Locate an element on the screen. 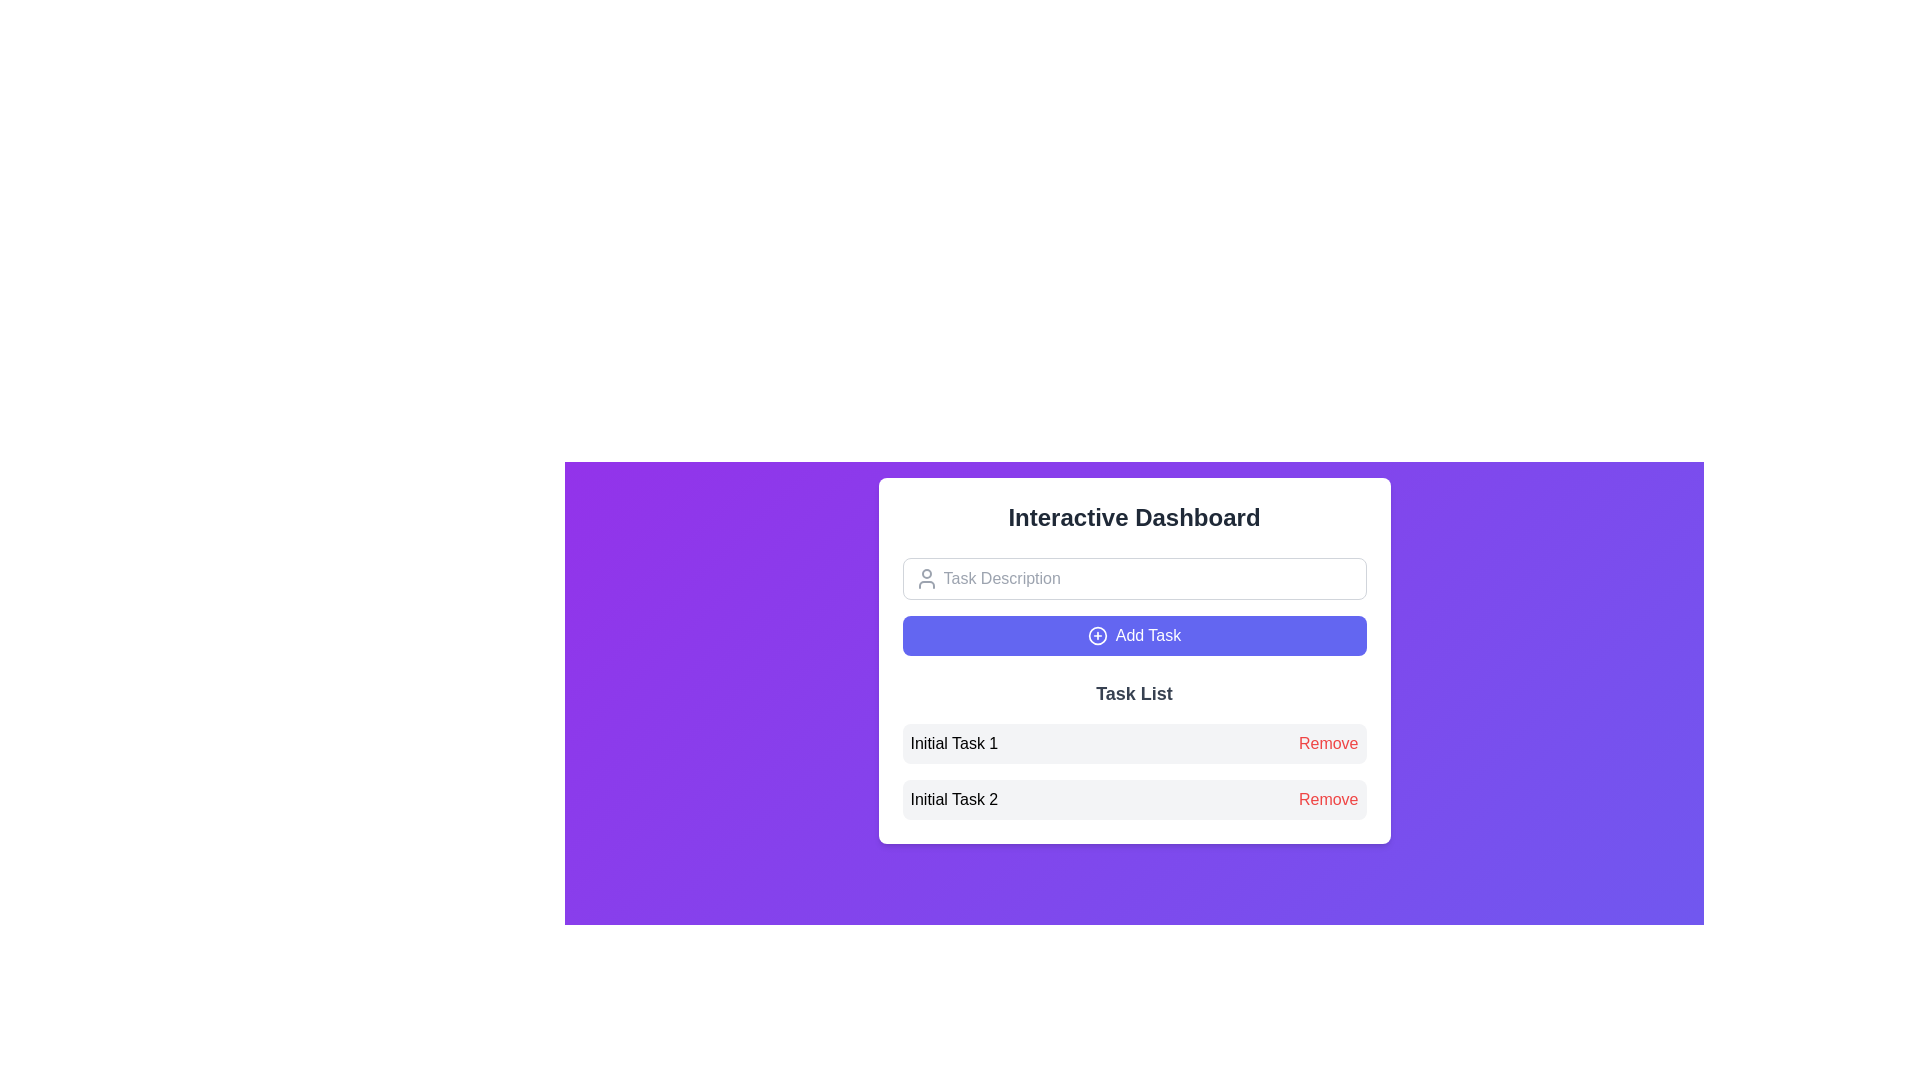 This screenshot has width=1920, height=1080. the 'Remove' button, which is styled in red and located to the right of 'Initial Task 1' in the task list is located at coordinates (1328, 744).